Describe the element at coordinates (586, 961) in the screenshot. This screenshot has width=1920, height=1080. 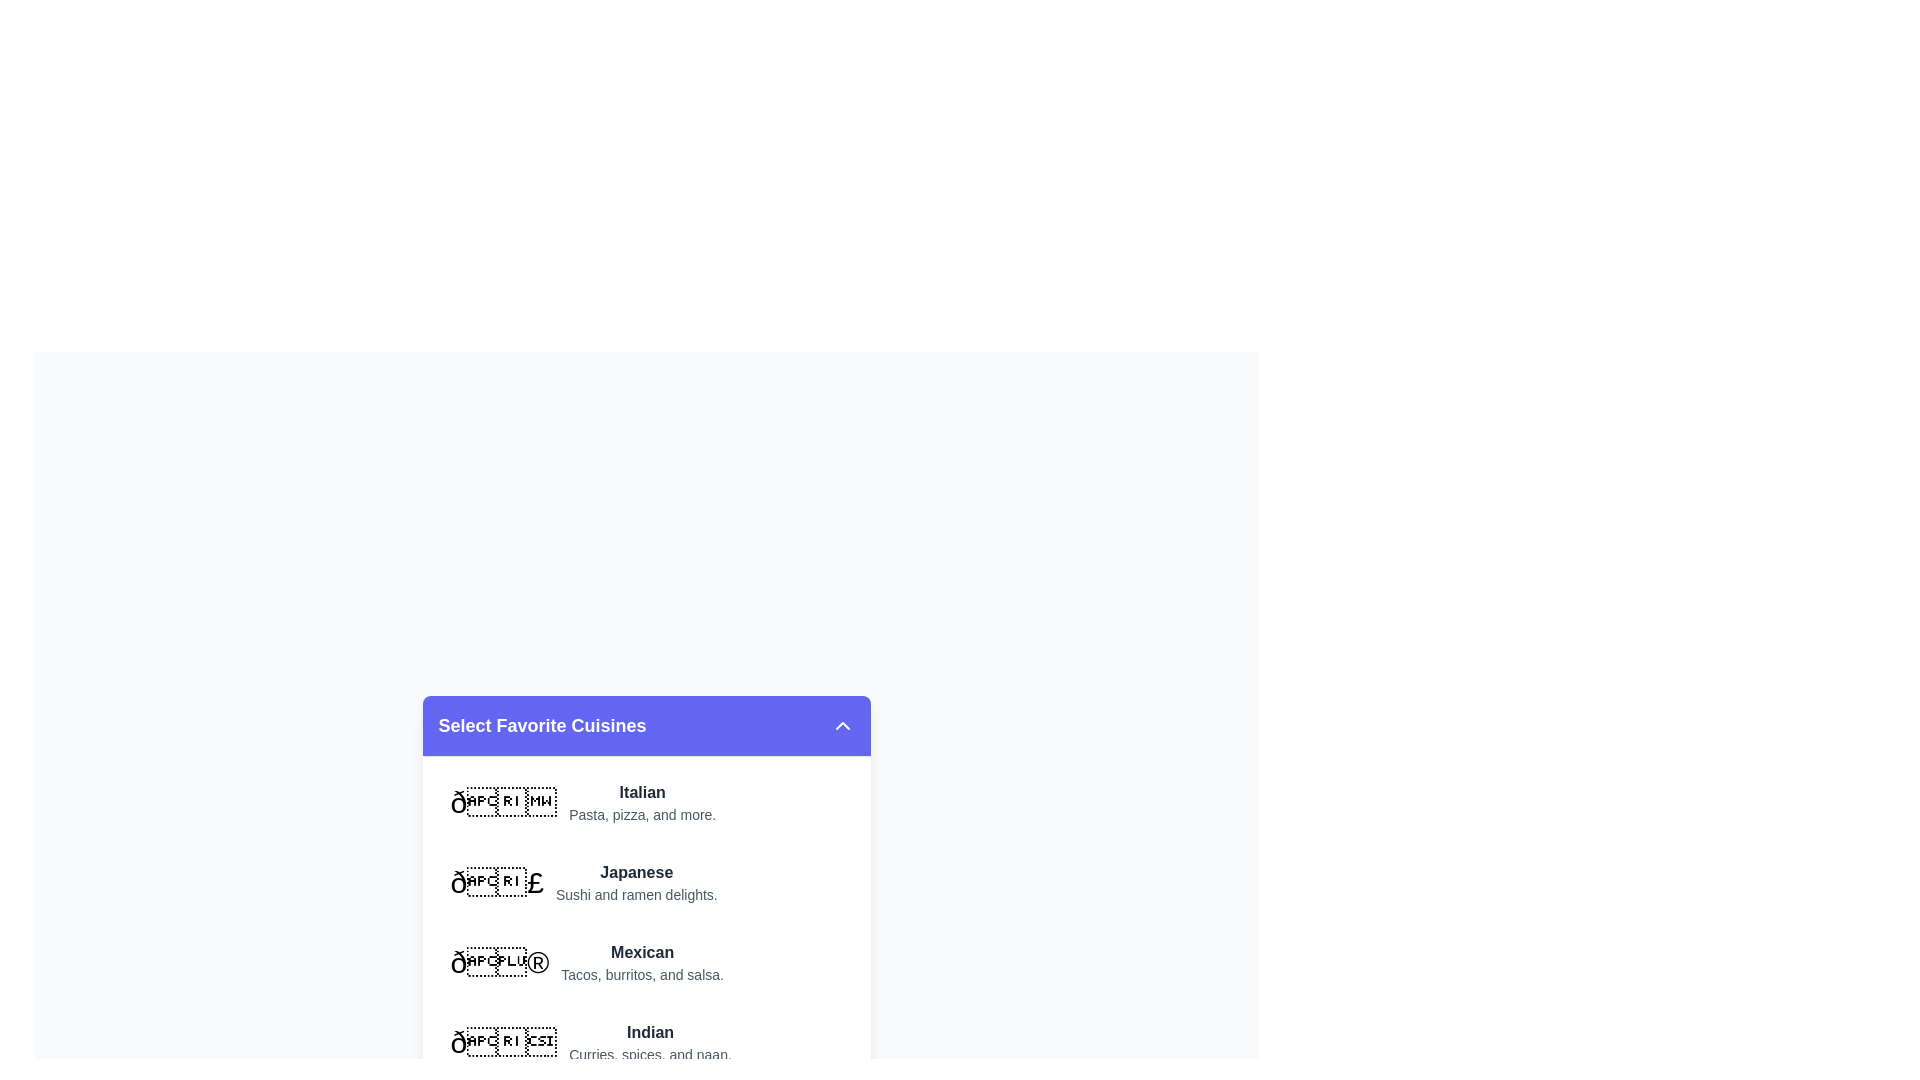
I see `the 'Mexican' cuisine category label in the dropdown menu 'Select Favorite Cuisines'` at that location.